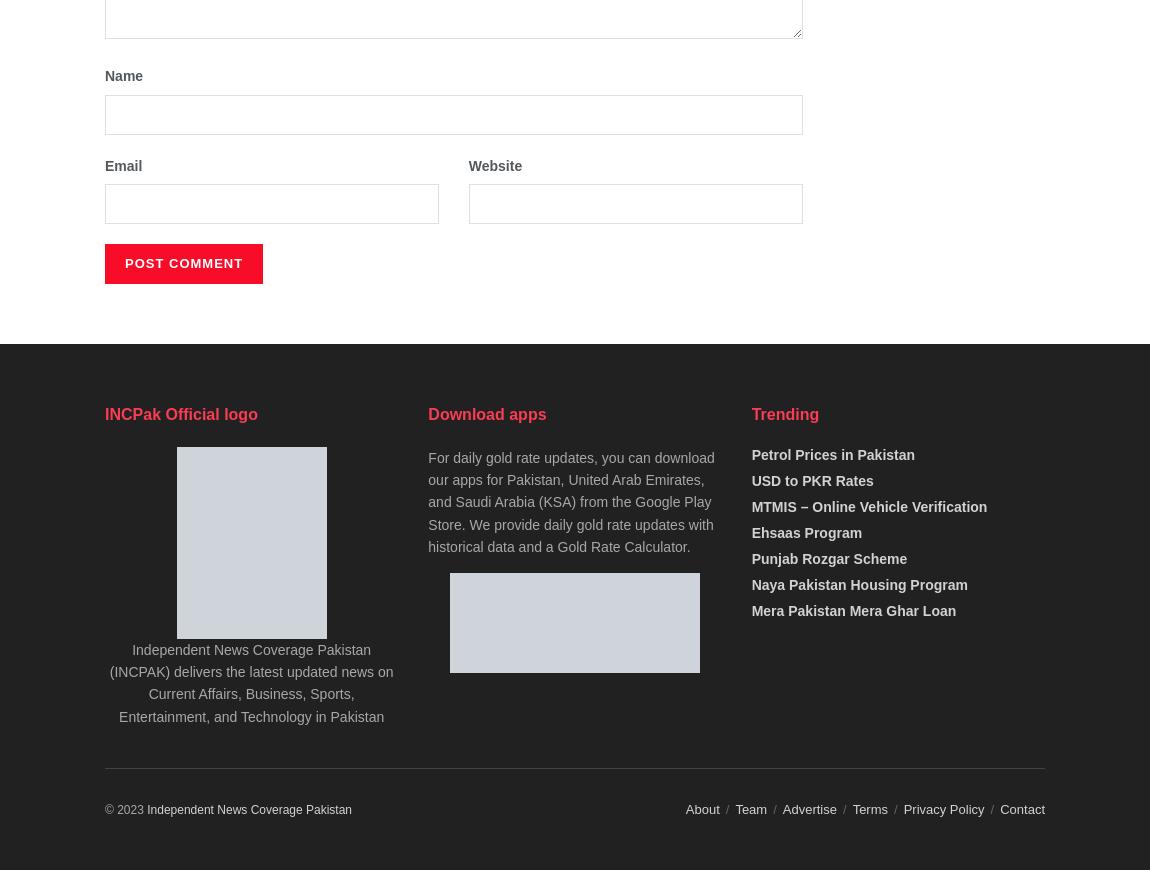 Image resolution: width=1150 pixels, height=870 pixels. Describe the element at coordinates (805, 531) in the screenshot. I see `'Ehsaas Program'` at that location.